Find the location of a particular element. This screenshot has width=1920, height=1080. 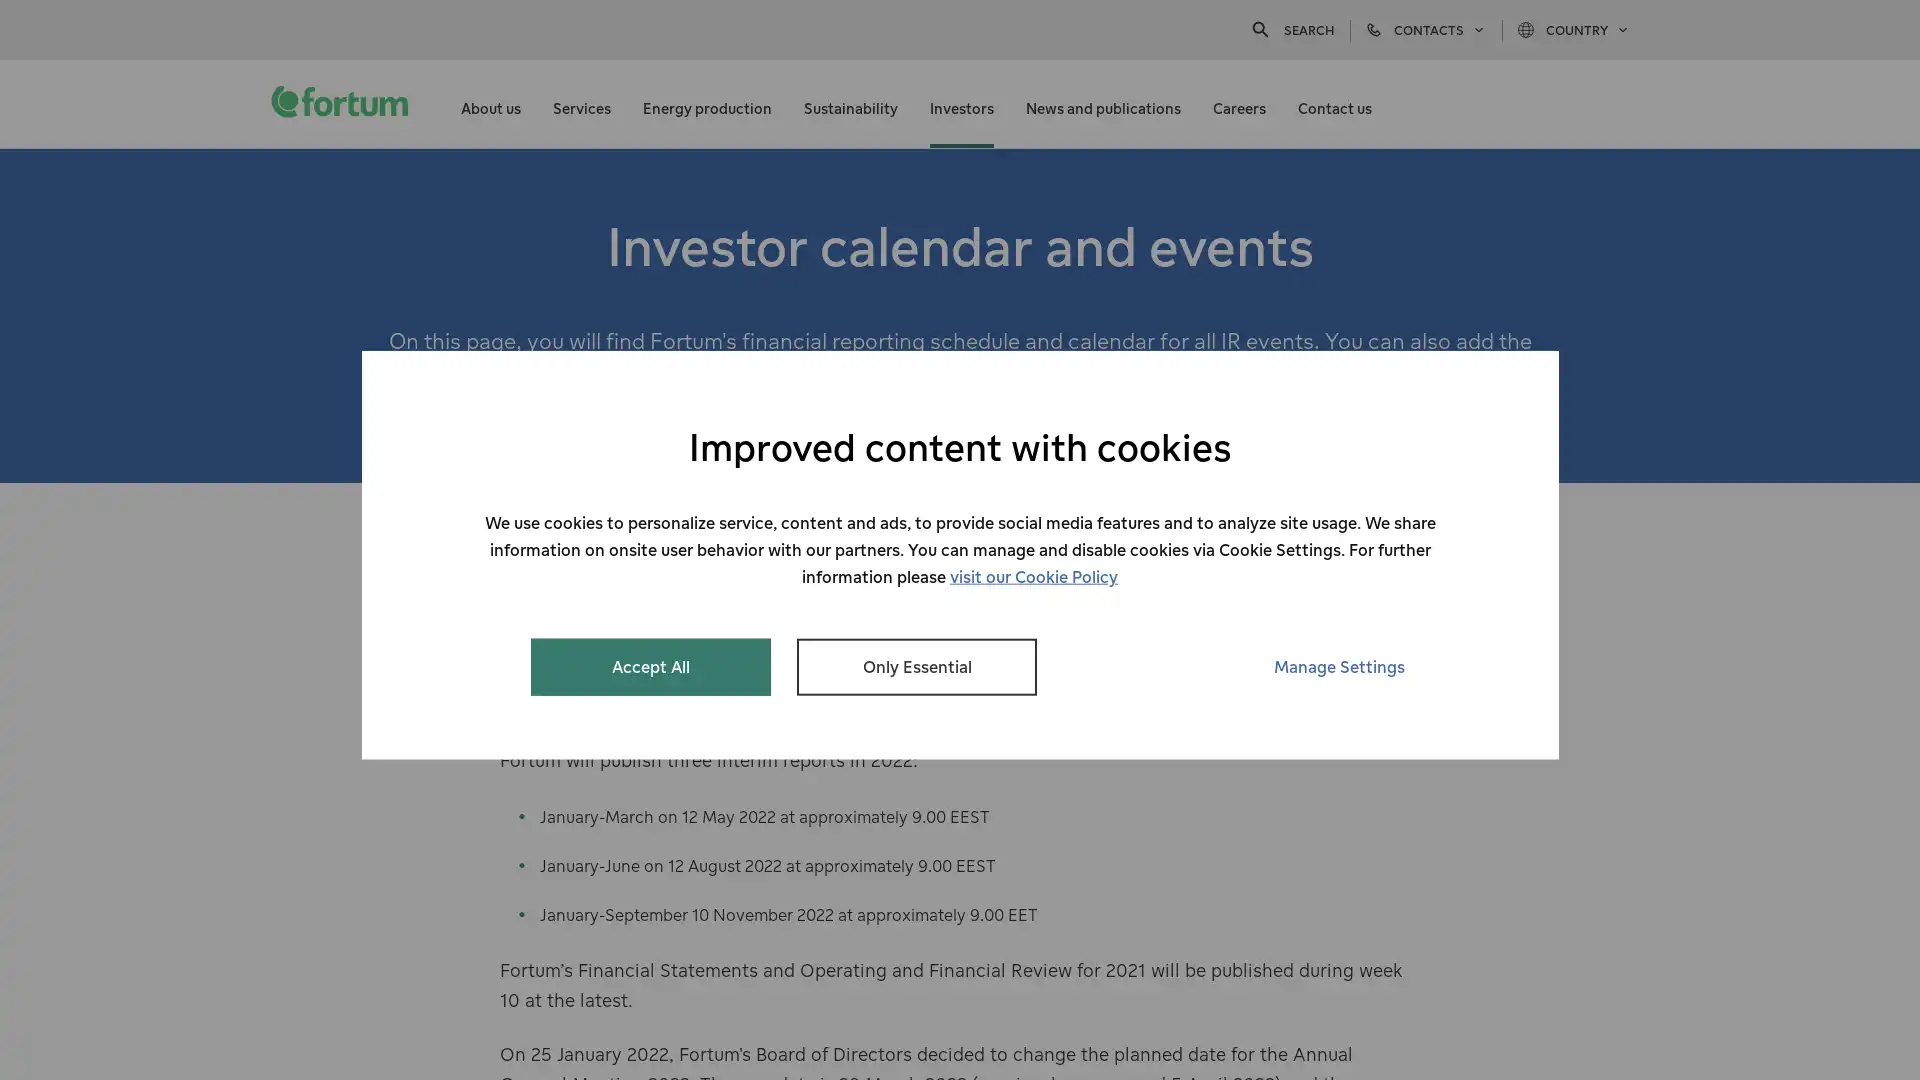

Contact us is located at coordinates (1334, 104).